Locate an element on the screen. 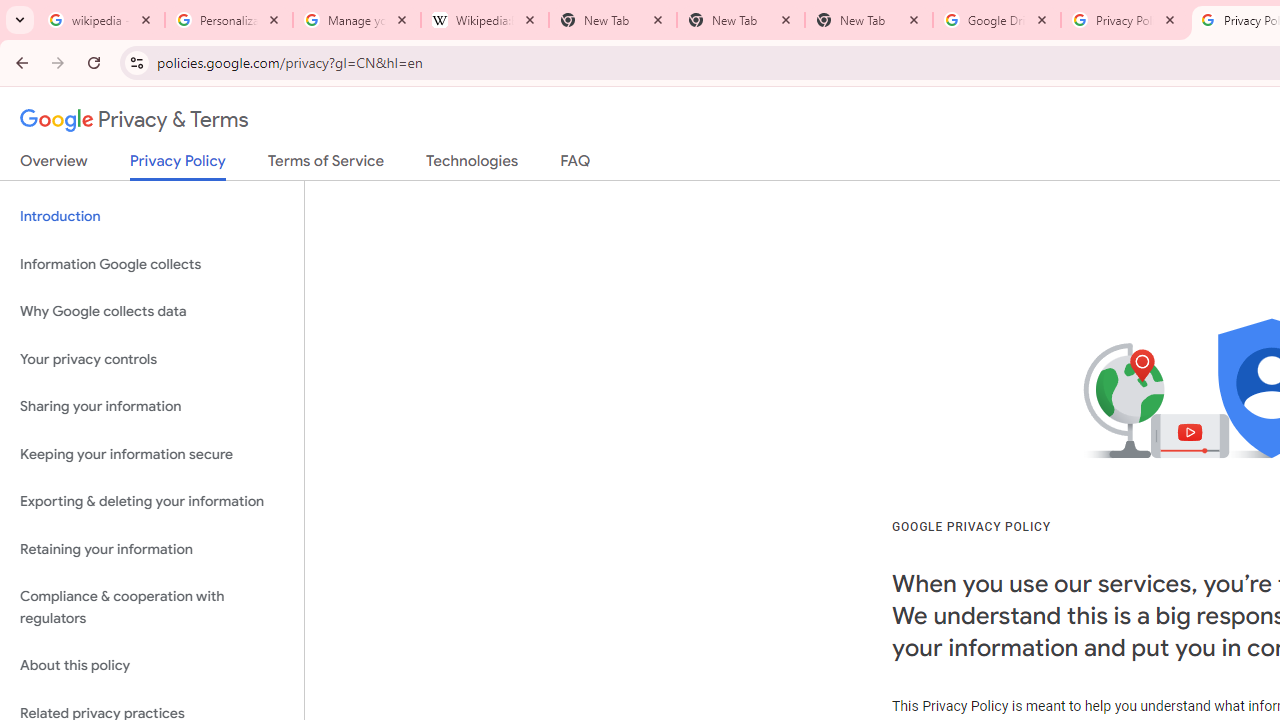 This screenshot has height=720, width=1280. 'Terms of Service' is located at coordinates (326, 164).